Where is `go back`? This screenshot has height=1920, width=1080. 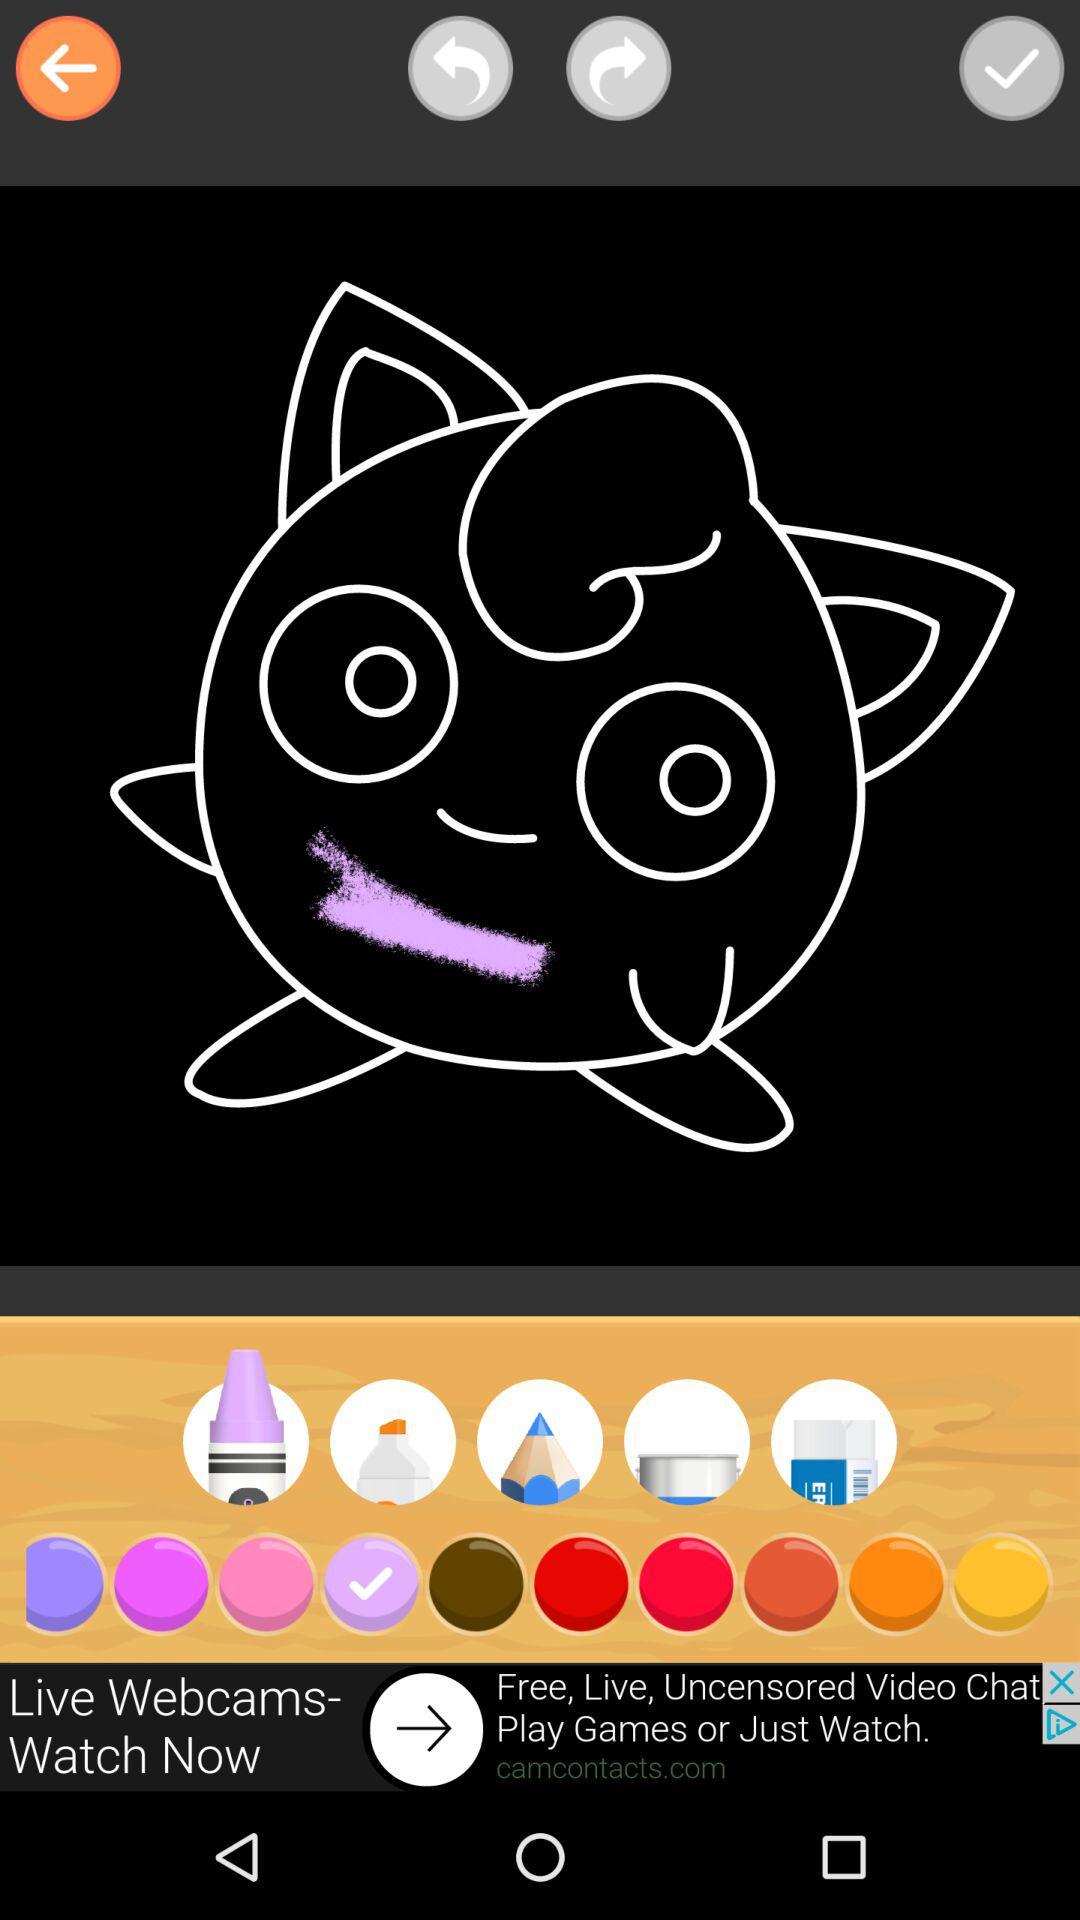 go back is located at coordinates (460, 68).